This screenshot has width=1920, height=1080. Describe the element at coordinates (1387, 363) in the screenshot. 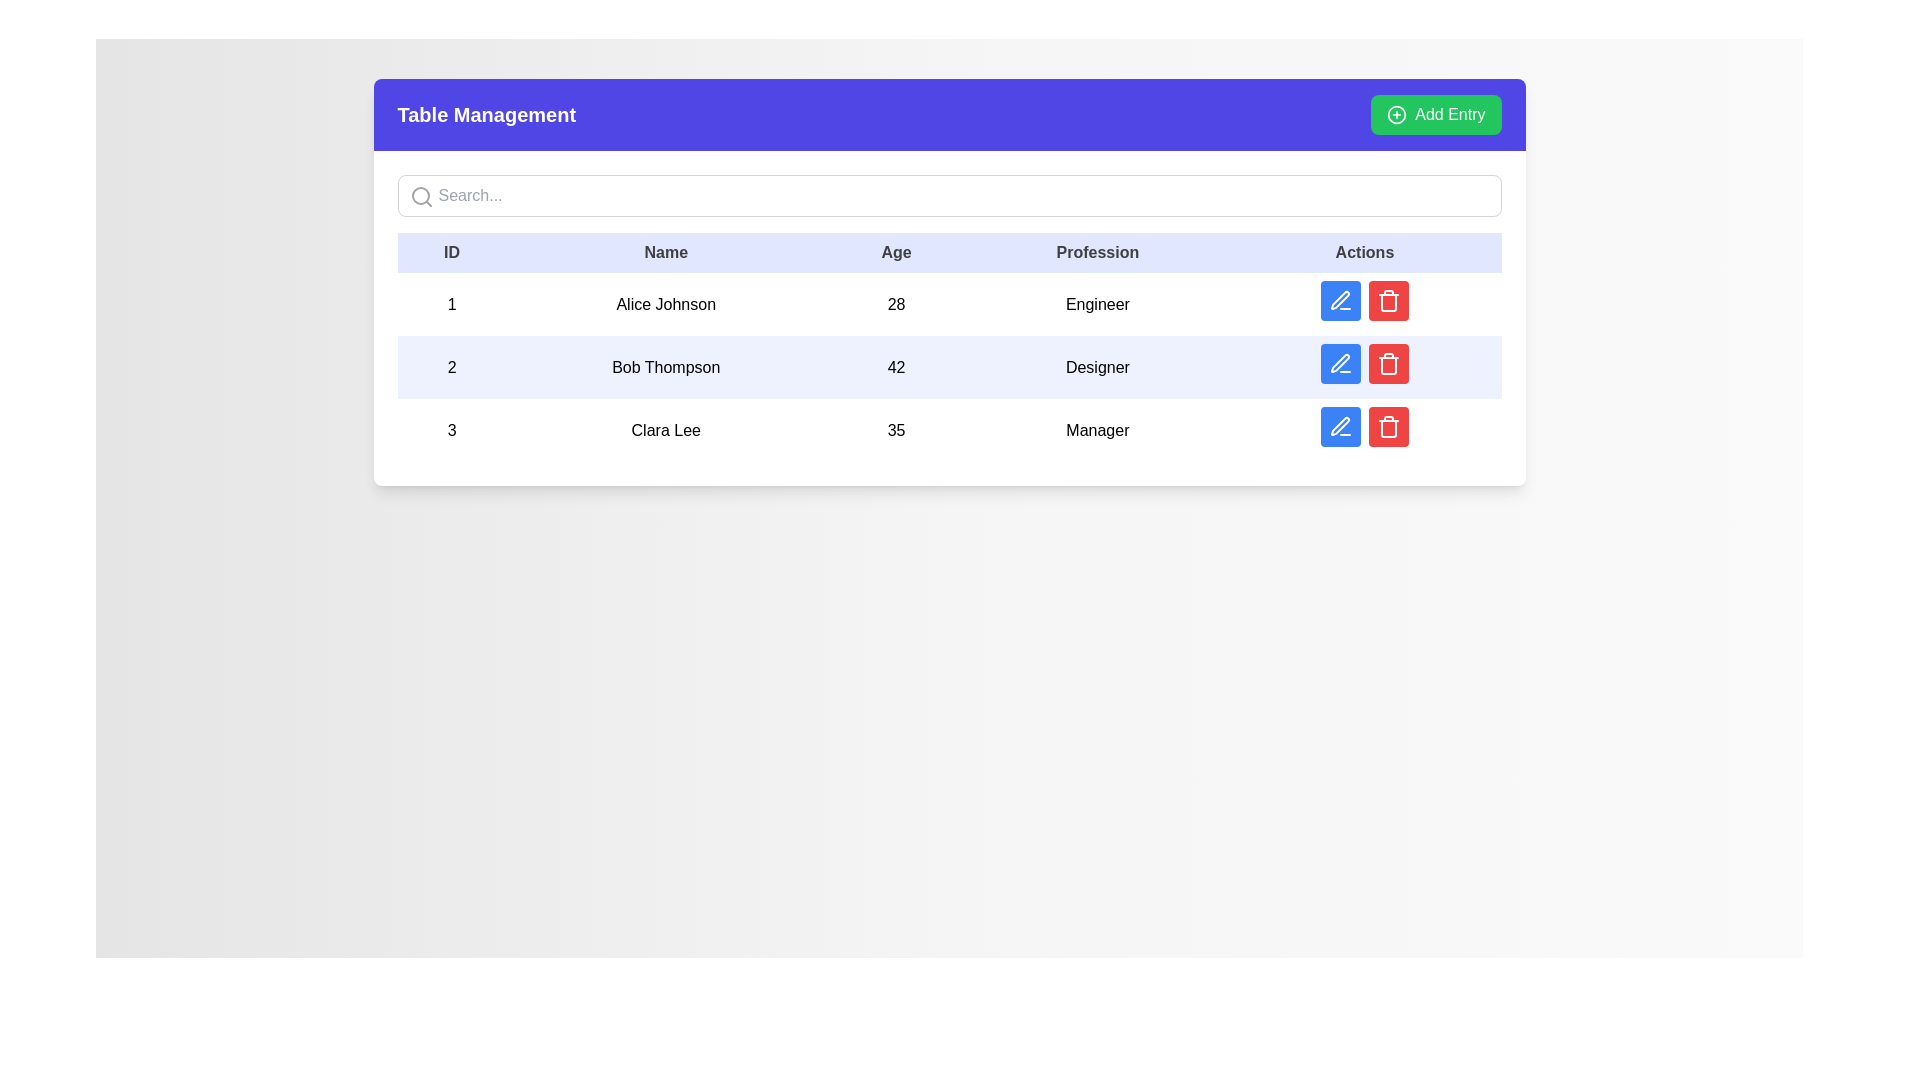

I see `the trash can icon button in the Actions column of the second row` at that location.